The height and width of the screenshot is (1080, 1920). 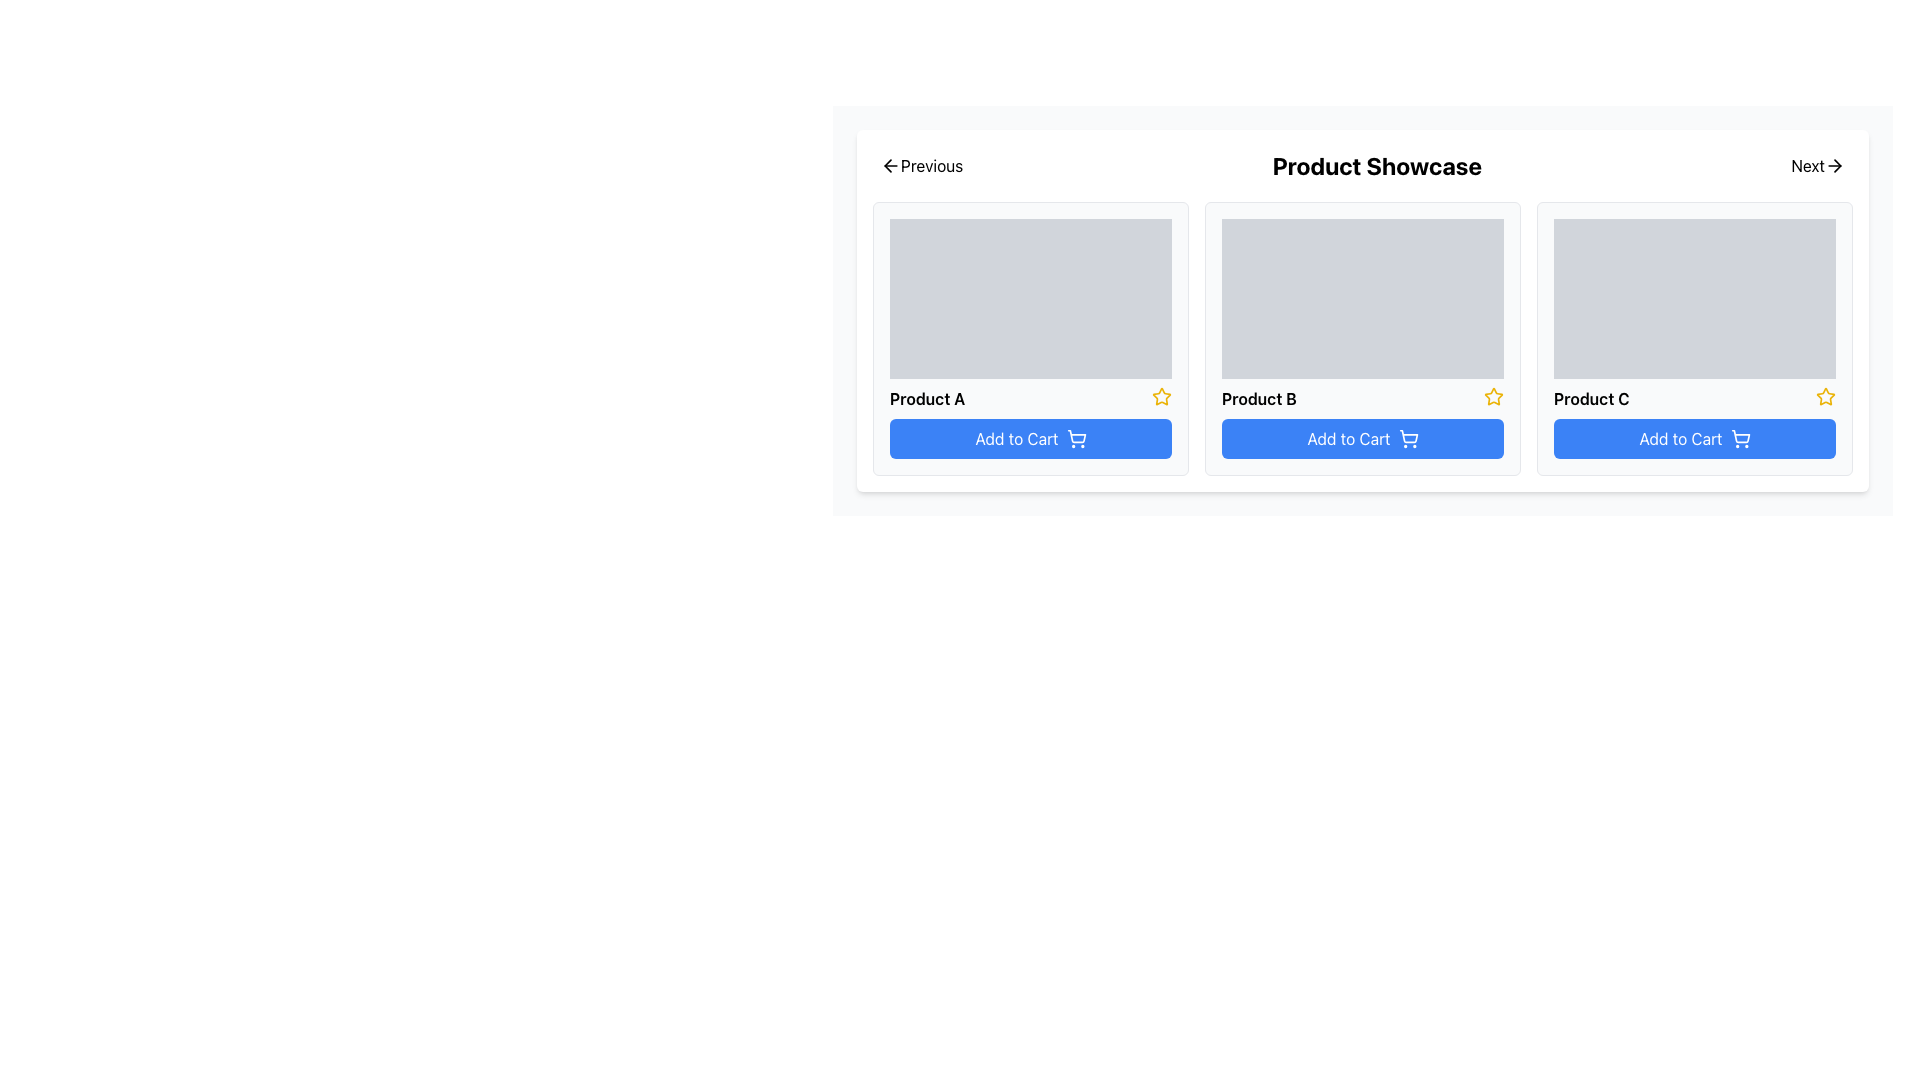 I want to click on the 'Add to Cart' button with a blue background and white text, located at the bottom of the Product C card in the product showcase section, so click(x=1693, y=438).